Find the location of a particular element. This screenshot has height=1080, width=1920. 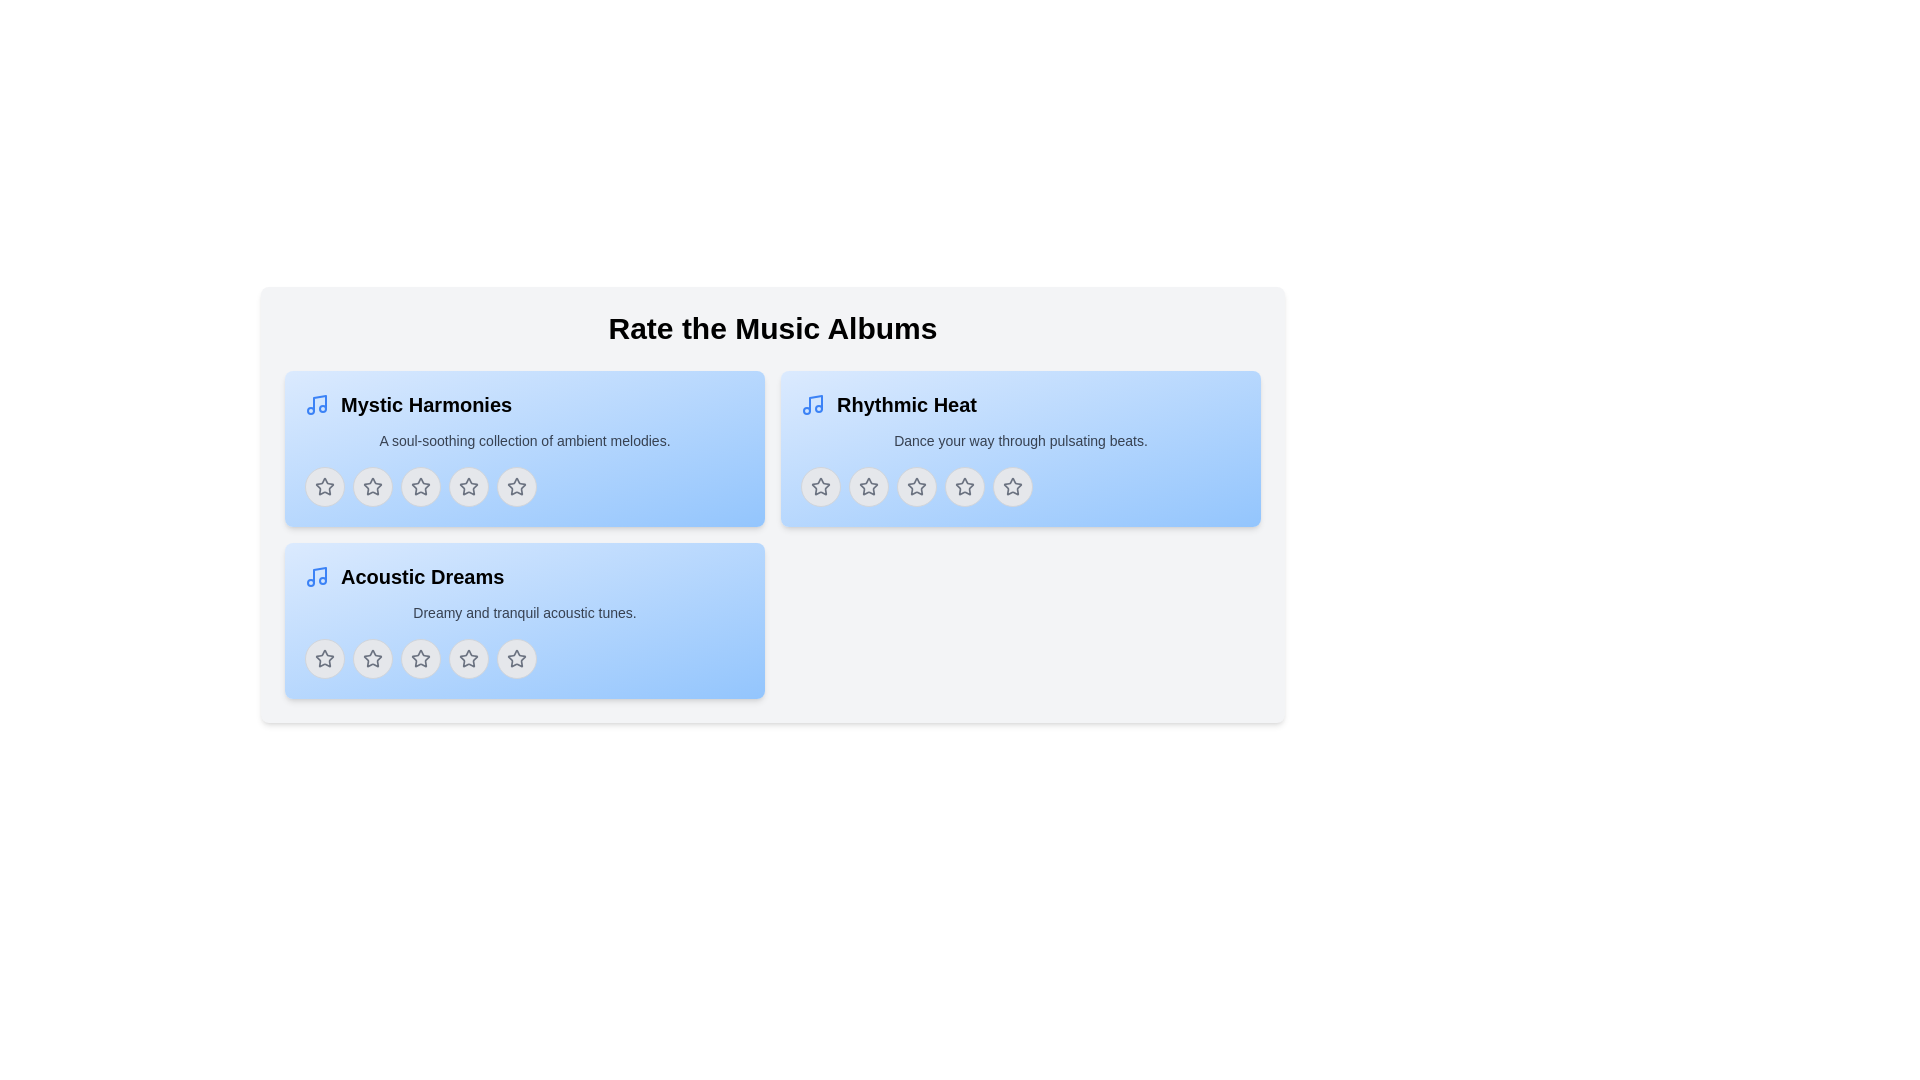

the second button in the rating section for the 'Mystic Harmonies' album is located at coordinates (373, 486).